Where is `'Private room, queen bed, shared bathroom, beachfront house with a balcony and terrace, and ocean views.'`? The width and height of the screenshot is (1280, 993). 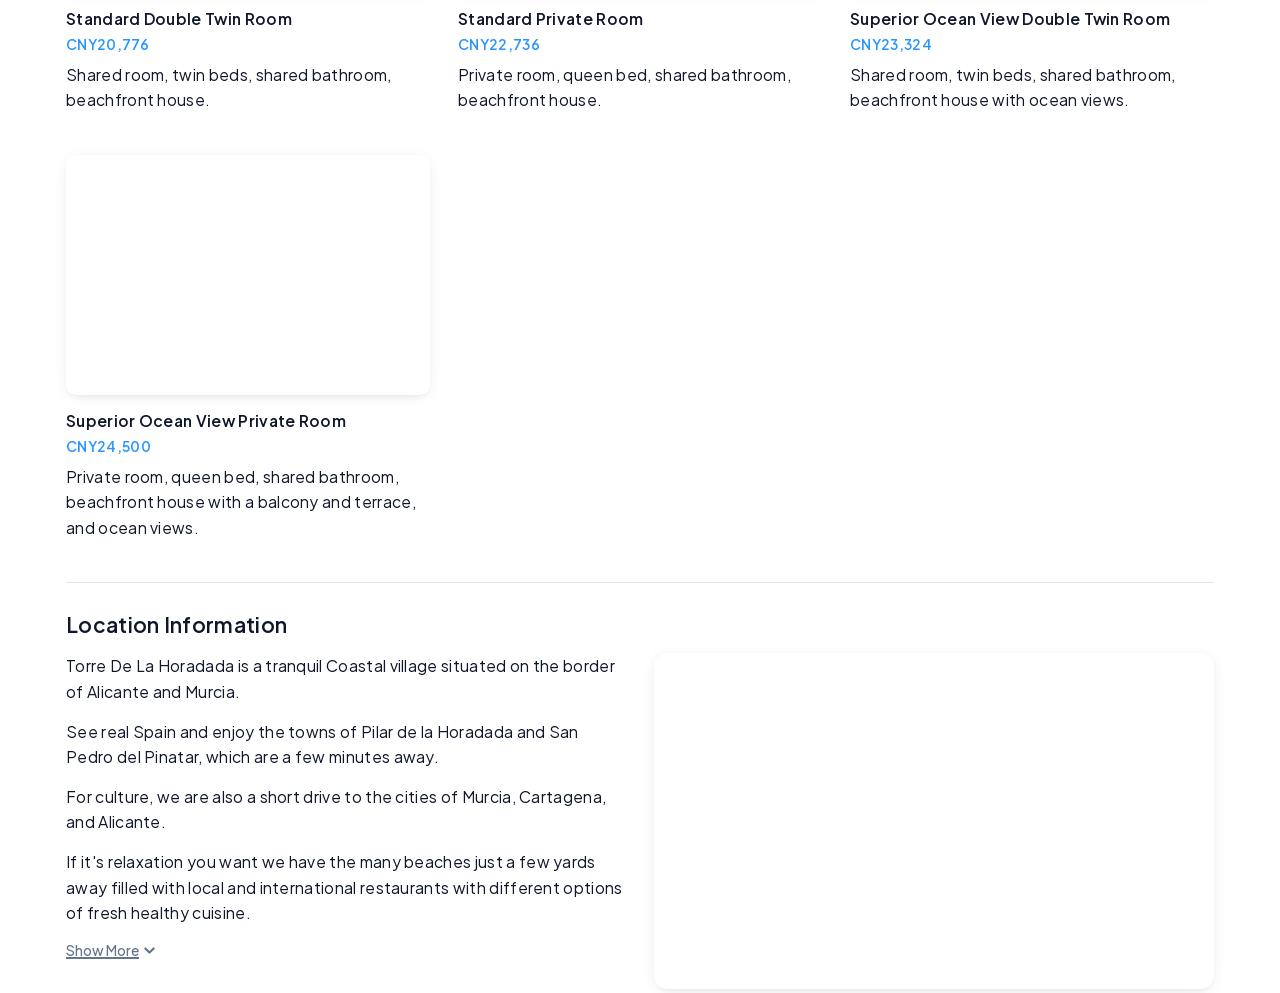 'Private room, queen bed, shared bathroom, beachfront house with a balcony and terrace, and ocean views.' is located at coordinates (240, 500).